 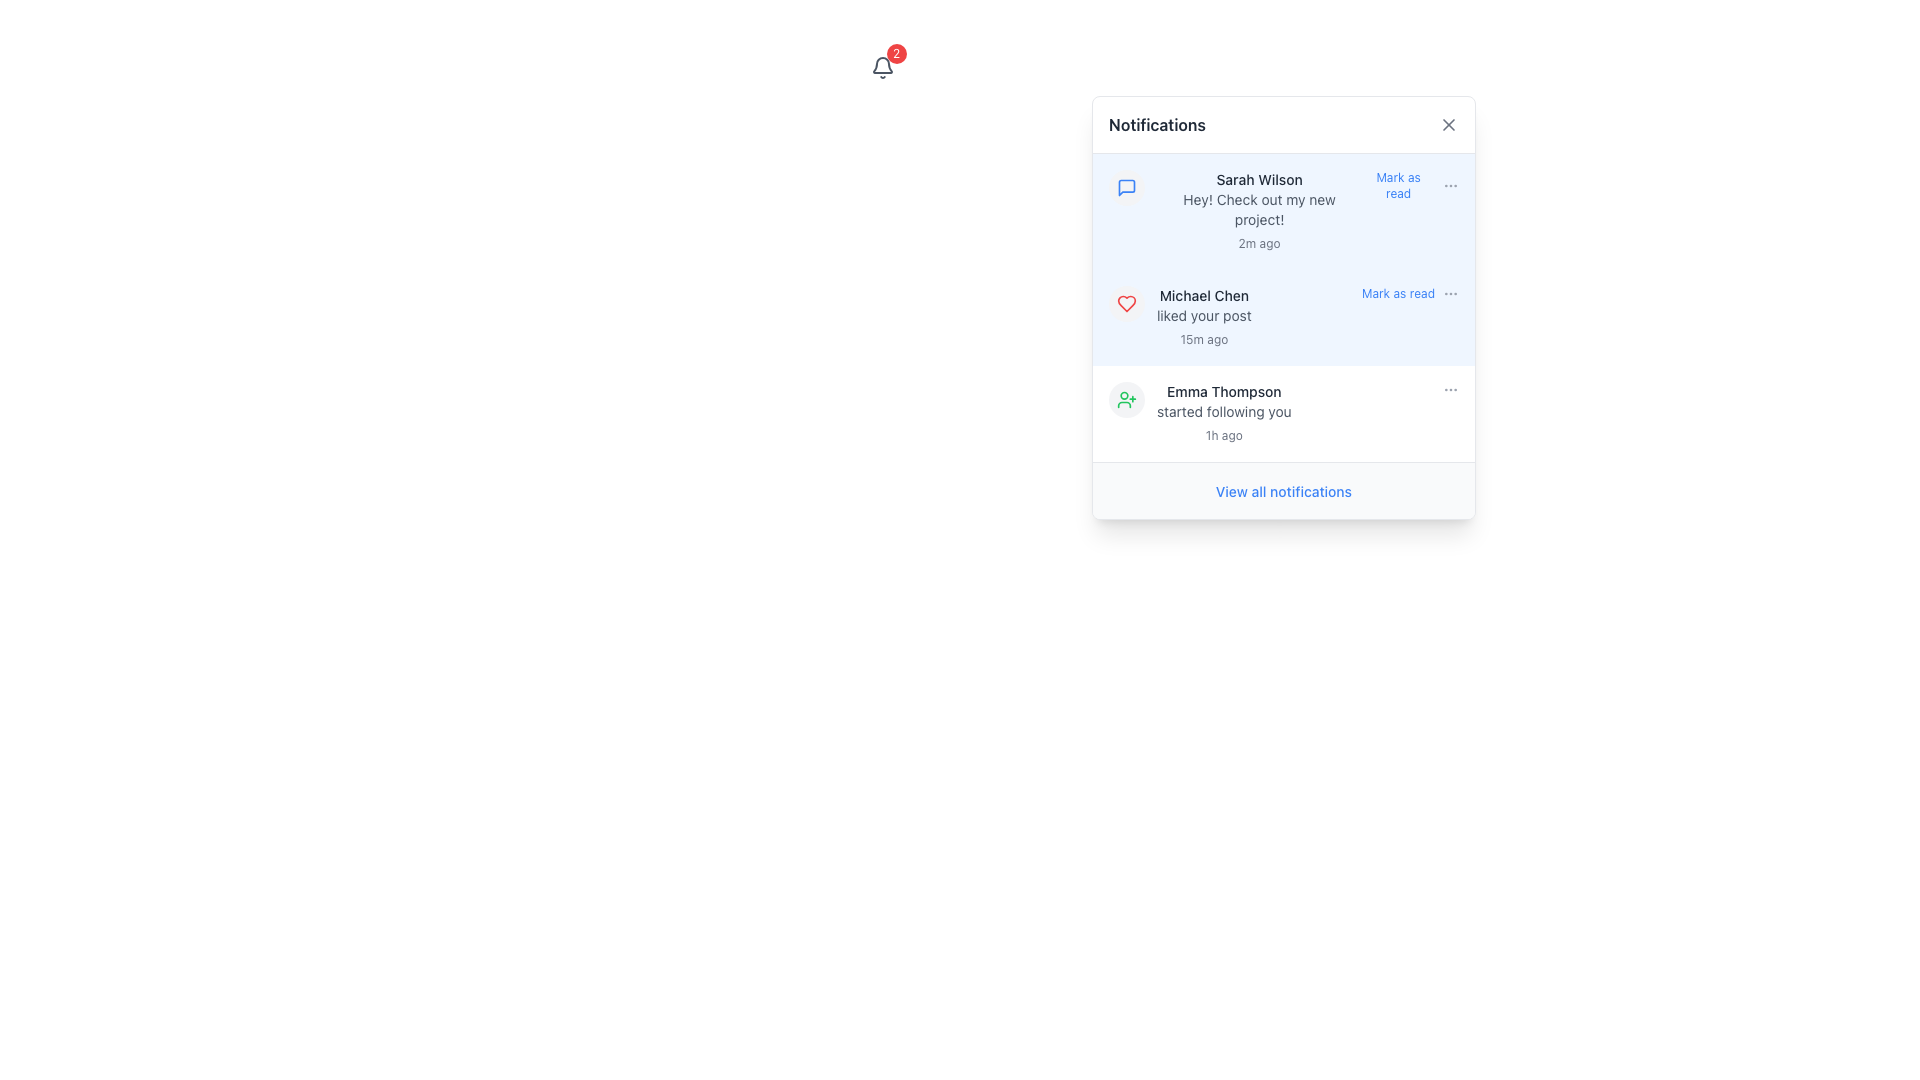 What do you see at coordinates (1283, 492) in the screenshot?
I see `the blue text link labeled 'View all notifications' located at the bottom of the notifications popup` at bounding box center [1283, 492].